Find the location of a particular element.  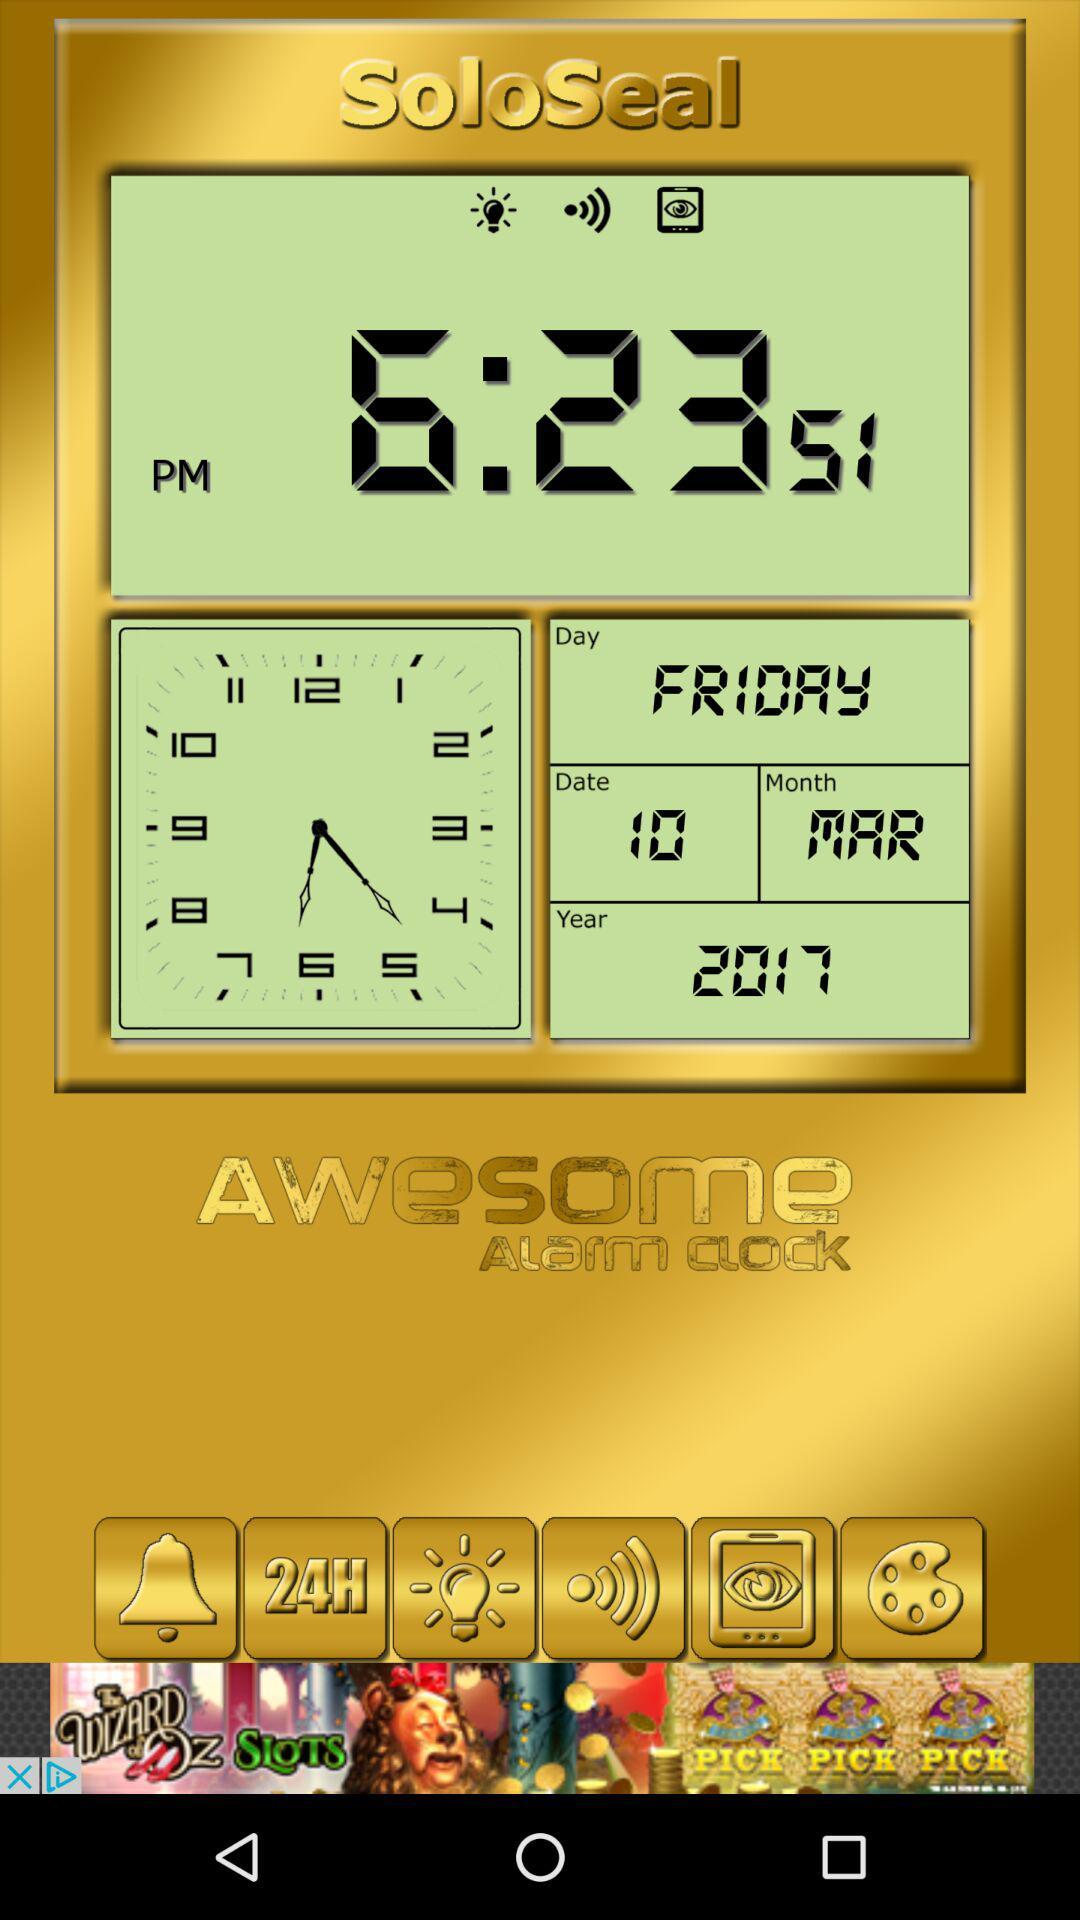

the icon right to 24h is located at coordinates (464, 1587).